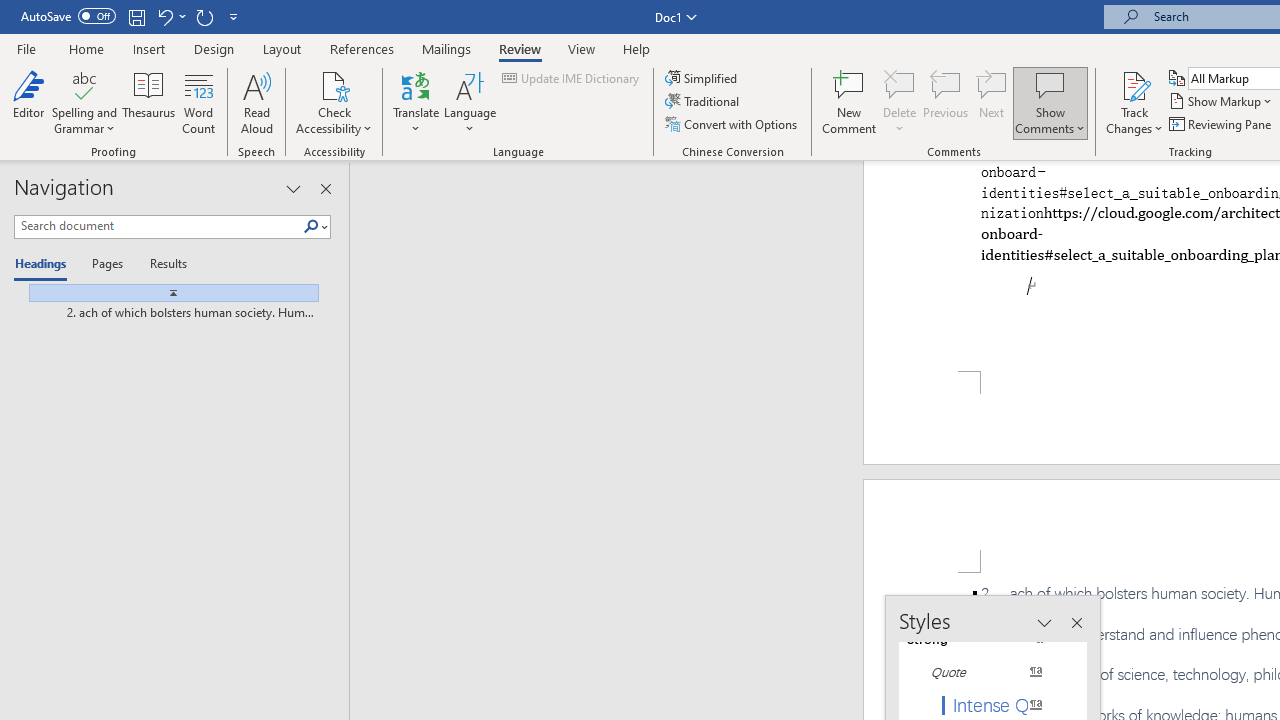 The width and height of the screenshot is (1280, 720). What do you see at coordinates (334, 84) in the screenshot?
I see `'Check Accessibility'` at bounding box center [334, 84].